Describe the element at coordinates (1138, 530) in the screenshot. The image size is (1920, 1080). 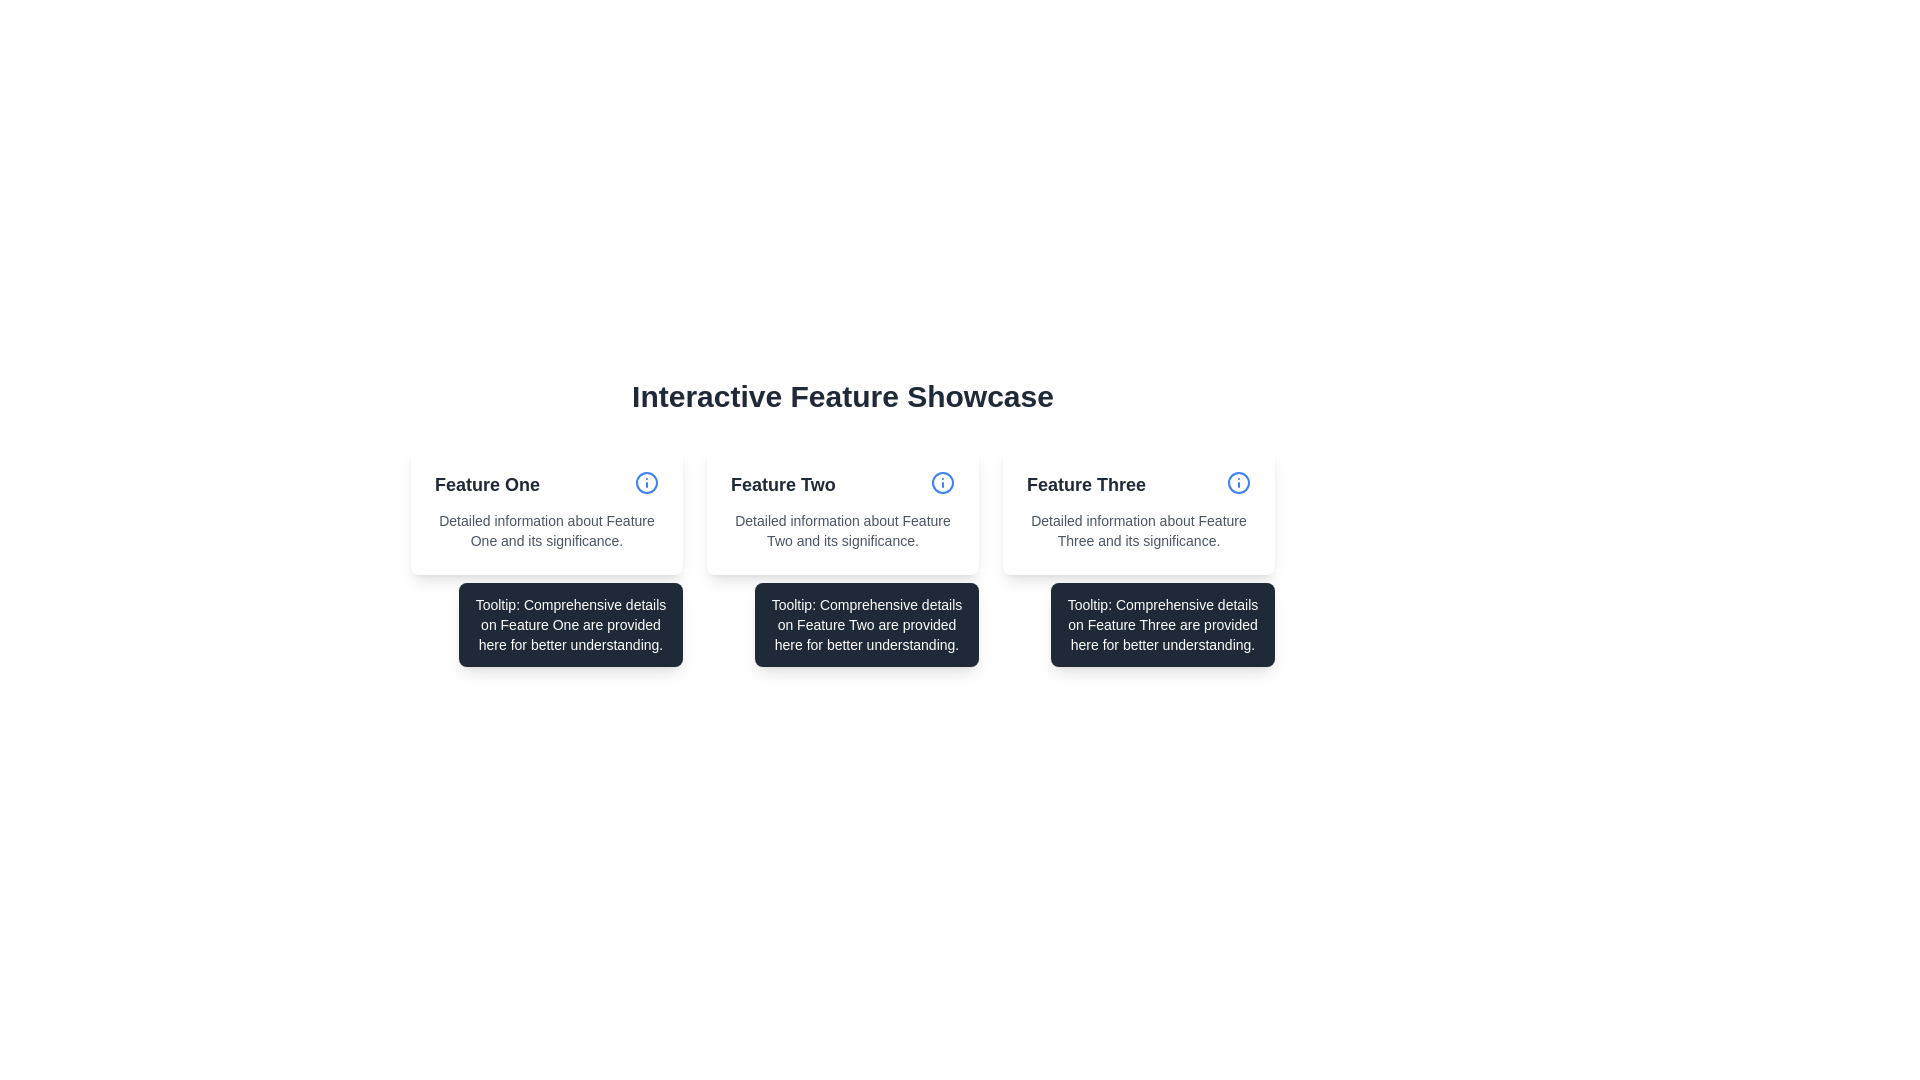
I see `the text snippet that reads 'Detailed information about Feature Three and its significance.' located beneath the title 'Feature Three' in the white rectangular card` at that location.